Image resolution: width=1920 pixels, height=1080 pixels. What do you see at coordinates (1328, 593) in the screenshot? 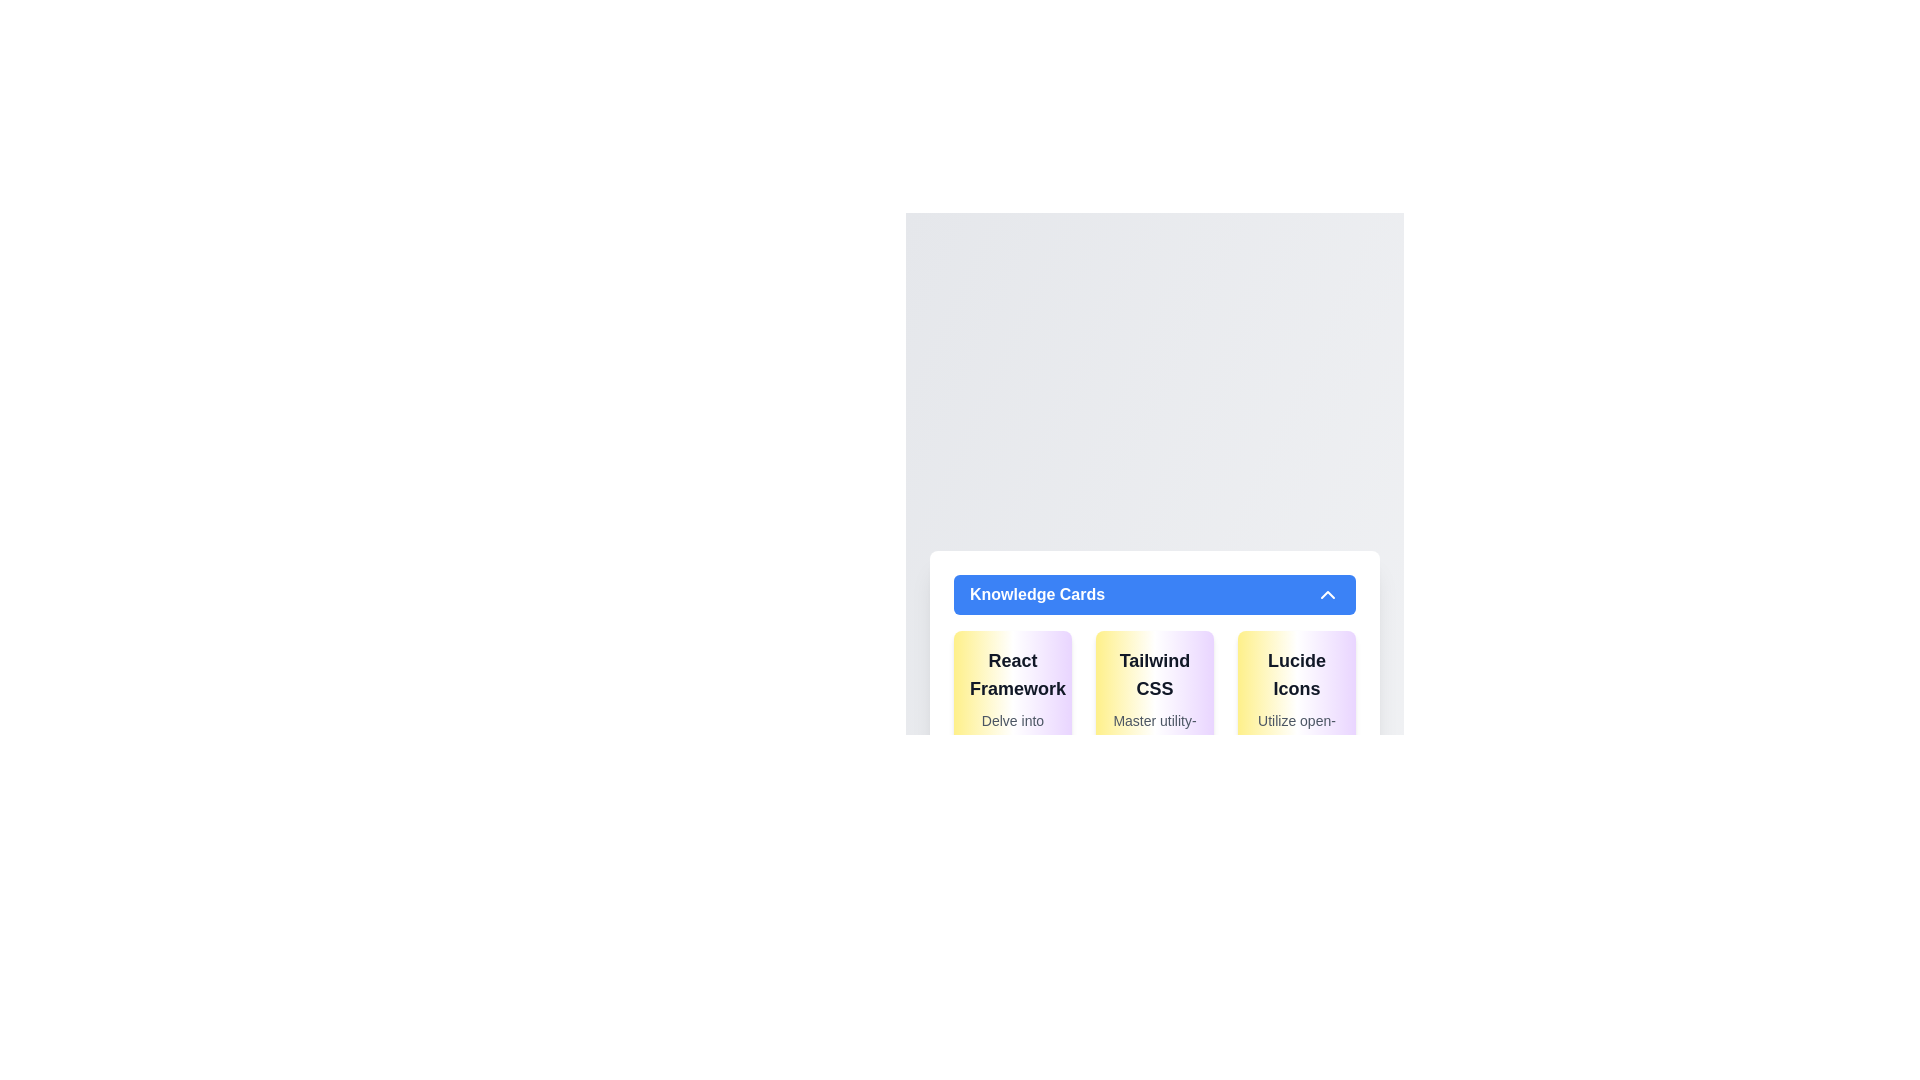
I see `the chevron-up icon located on the right-hand side of the blue header banner labeled 'Knowledge Cards'` at bounding box center [1328, 593].